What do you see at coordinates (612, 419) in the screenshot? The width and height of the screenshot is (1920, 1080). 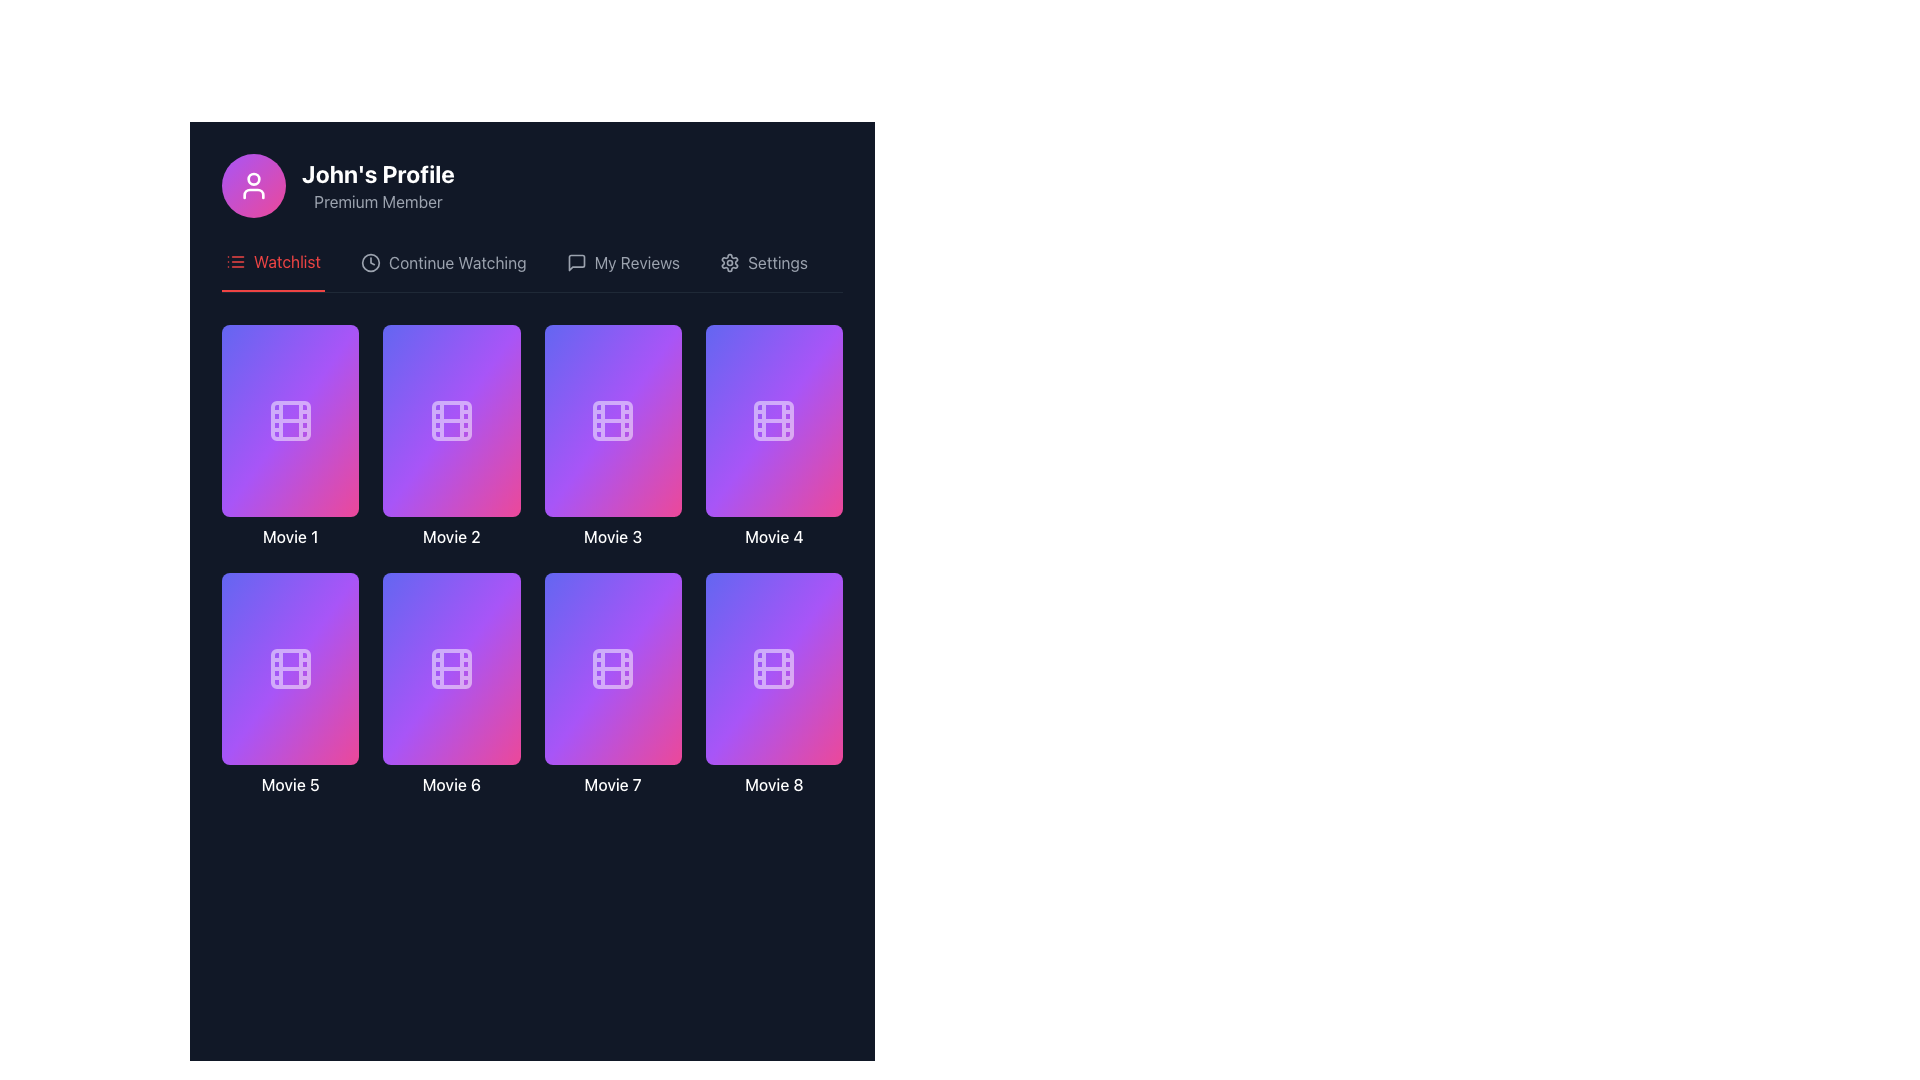 I see `the movie icon representing 'Movie 3' in the third column of the first row of the movie grid` at bounding box center [612, 419].